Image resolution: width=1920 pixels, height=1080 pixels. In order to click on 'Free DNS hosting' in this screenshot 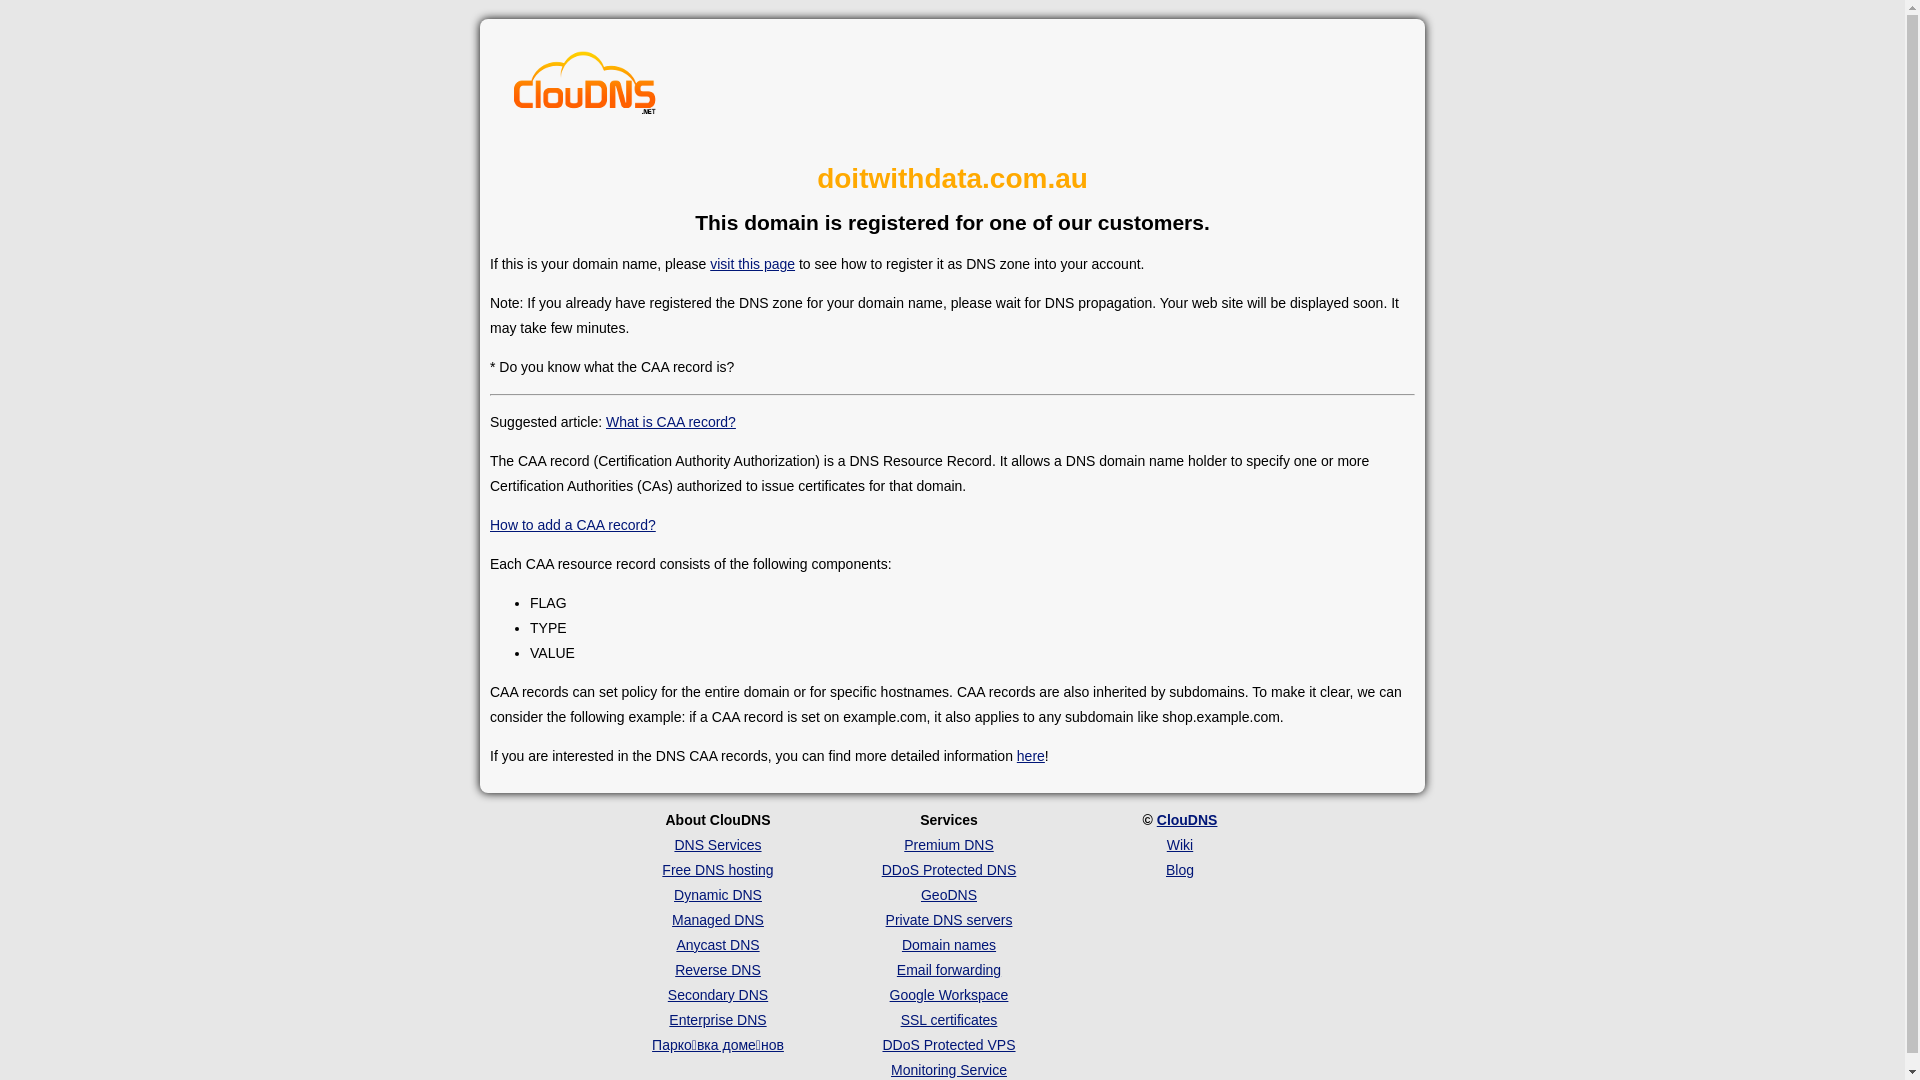, I will do `click(662, 869)`.